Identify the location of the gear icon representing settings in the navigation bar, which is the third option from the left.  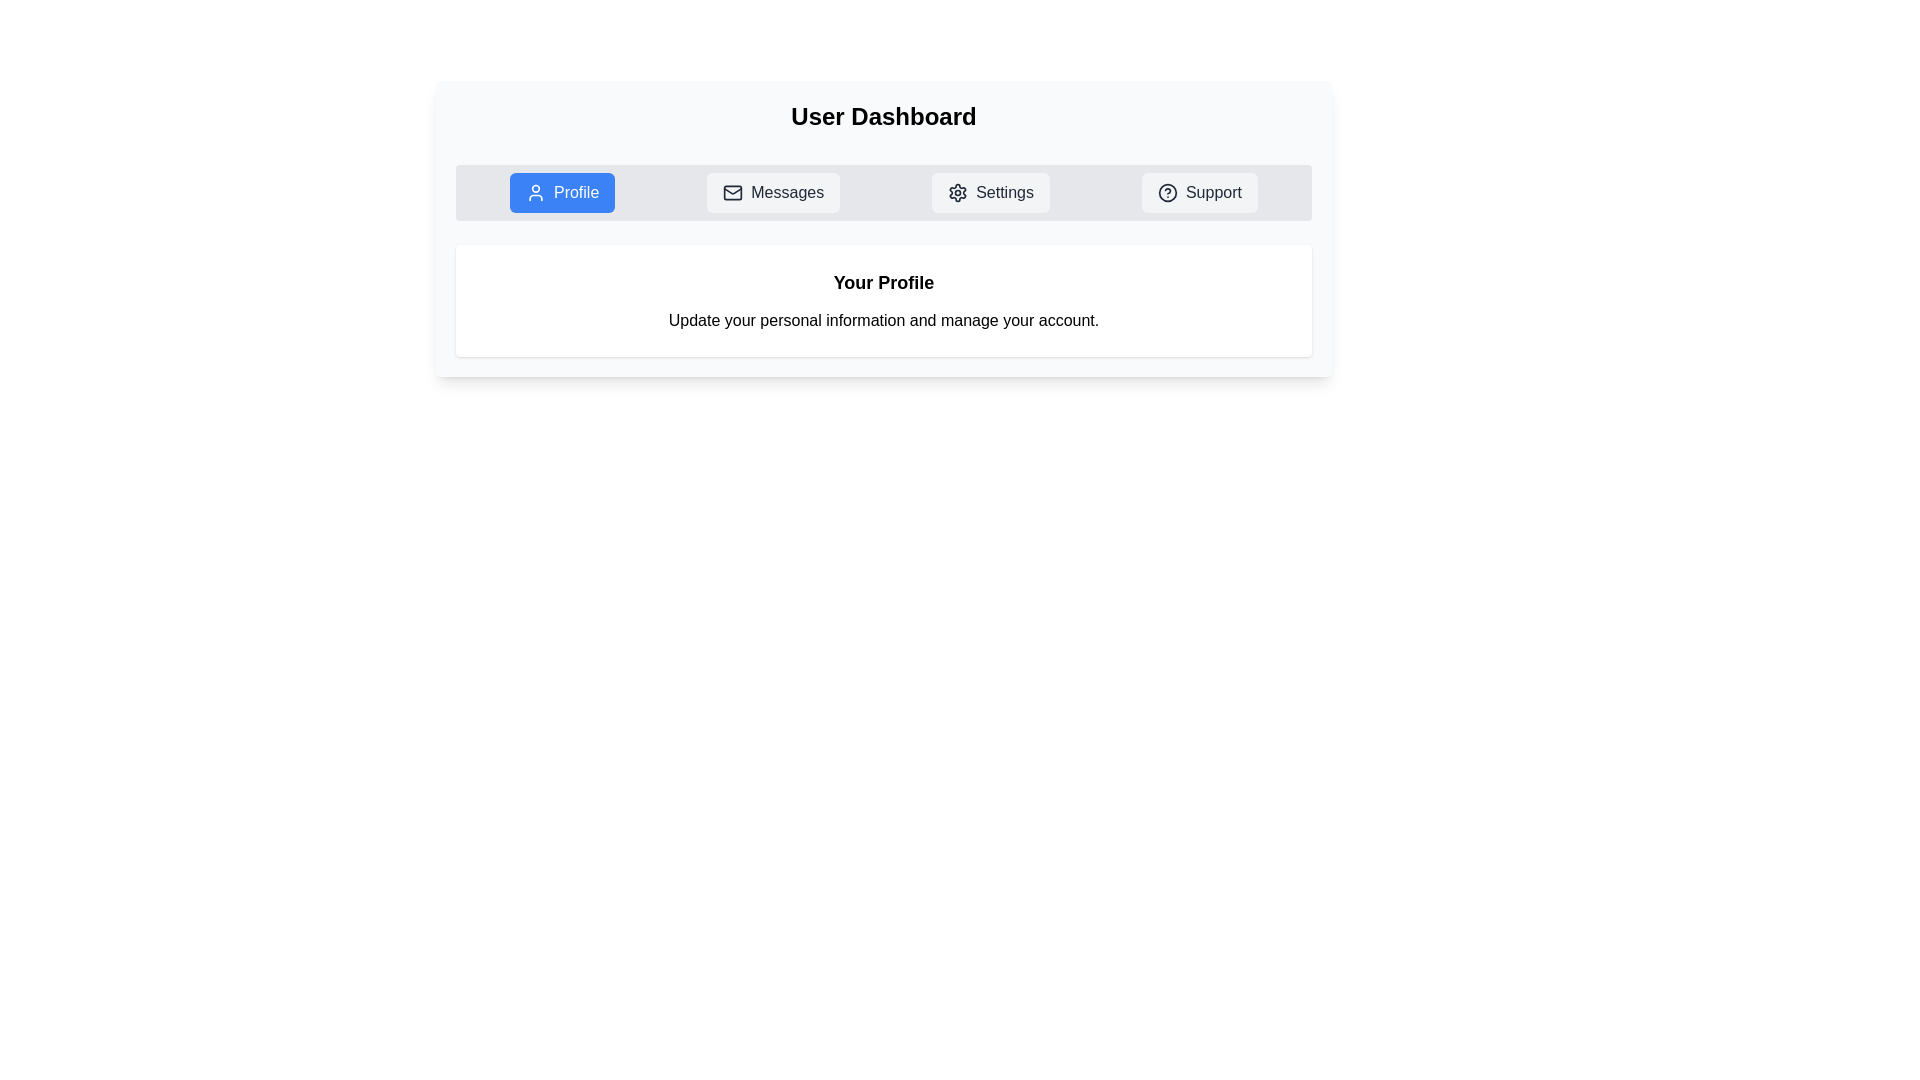
(957, 192).